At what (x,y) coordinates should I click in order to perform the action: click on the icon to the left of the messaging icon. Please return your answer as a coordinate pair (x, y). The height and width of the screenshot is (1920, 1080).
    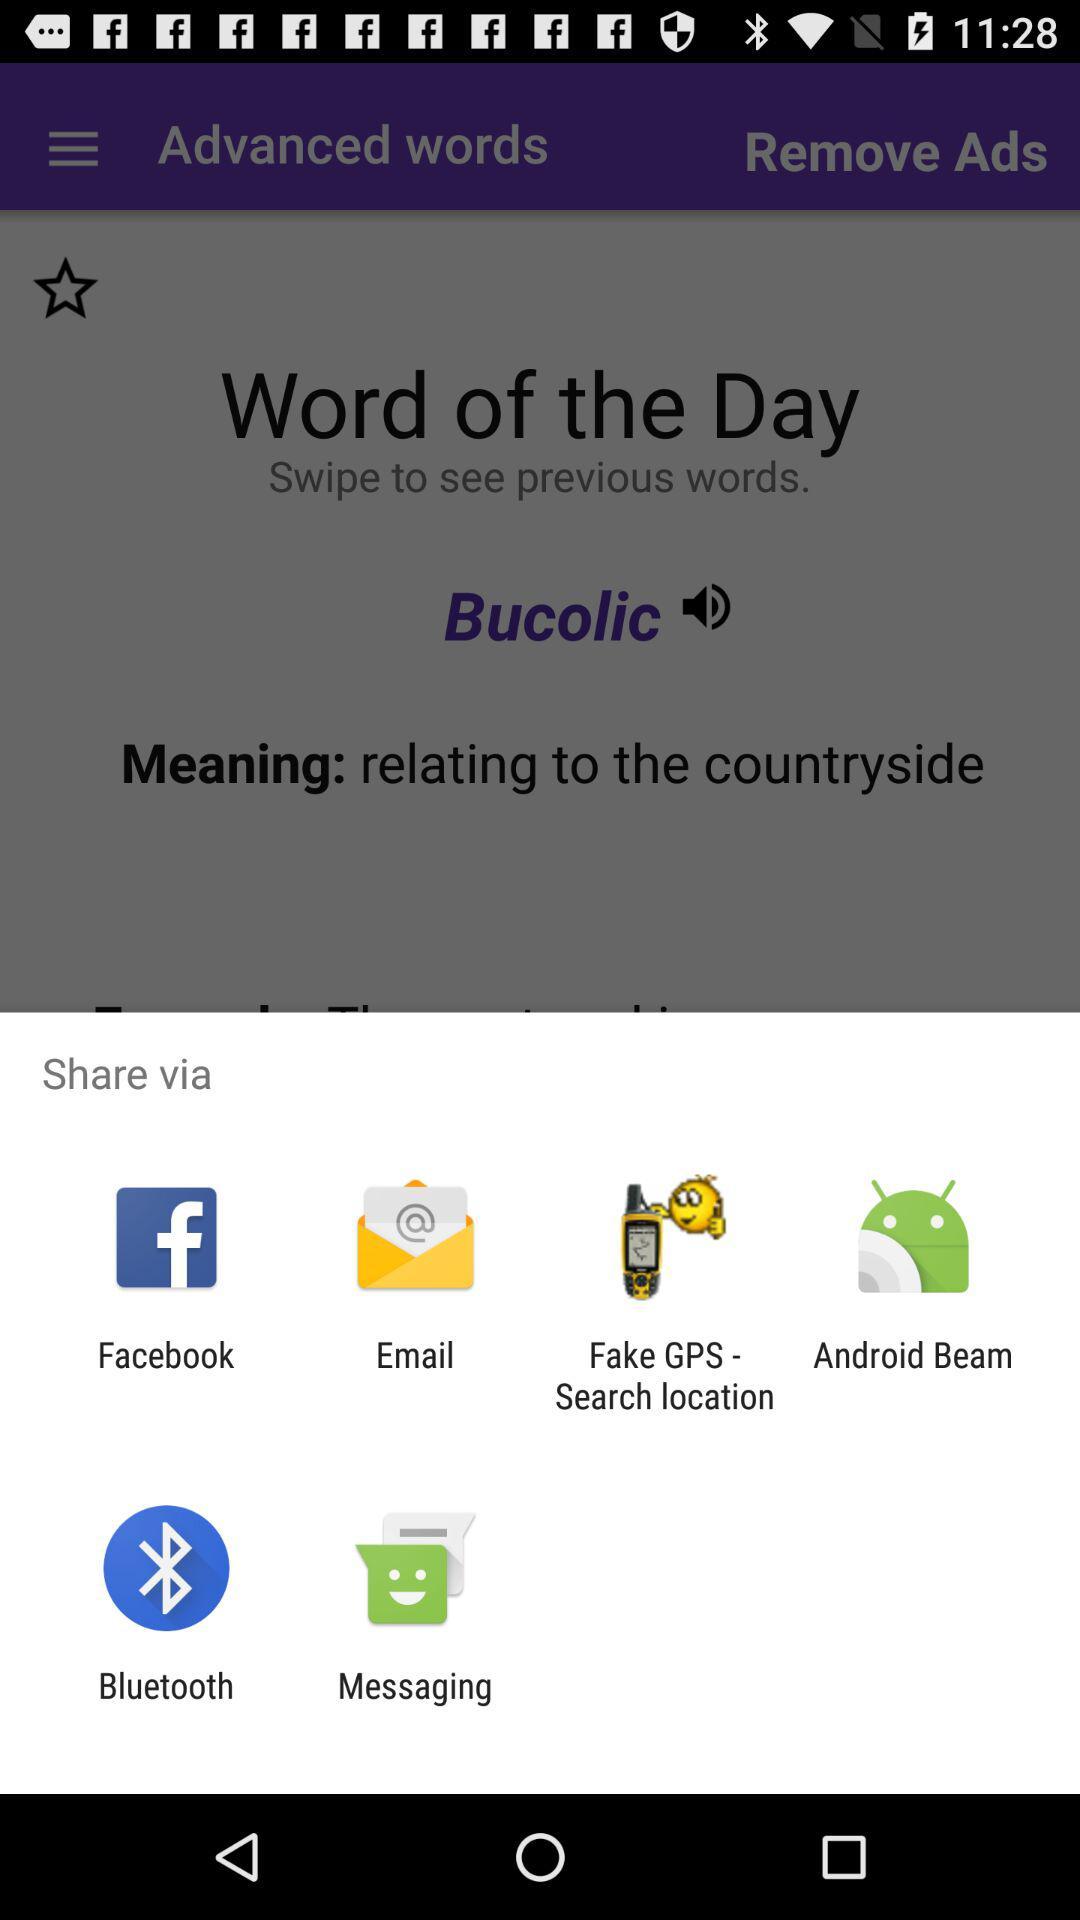
    Looking at the image, I should click on (165, 1705).